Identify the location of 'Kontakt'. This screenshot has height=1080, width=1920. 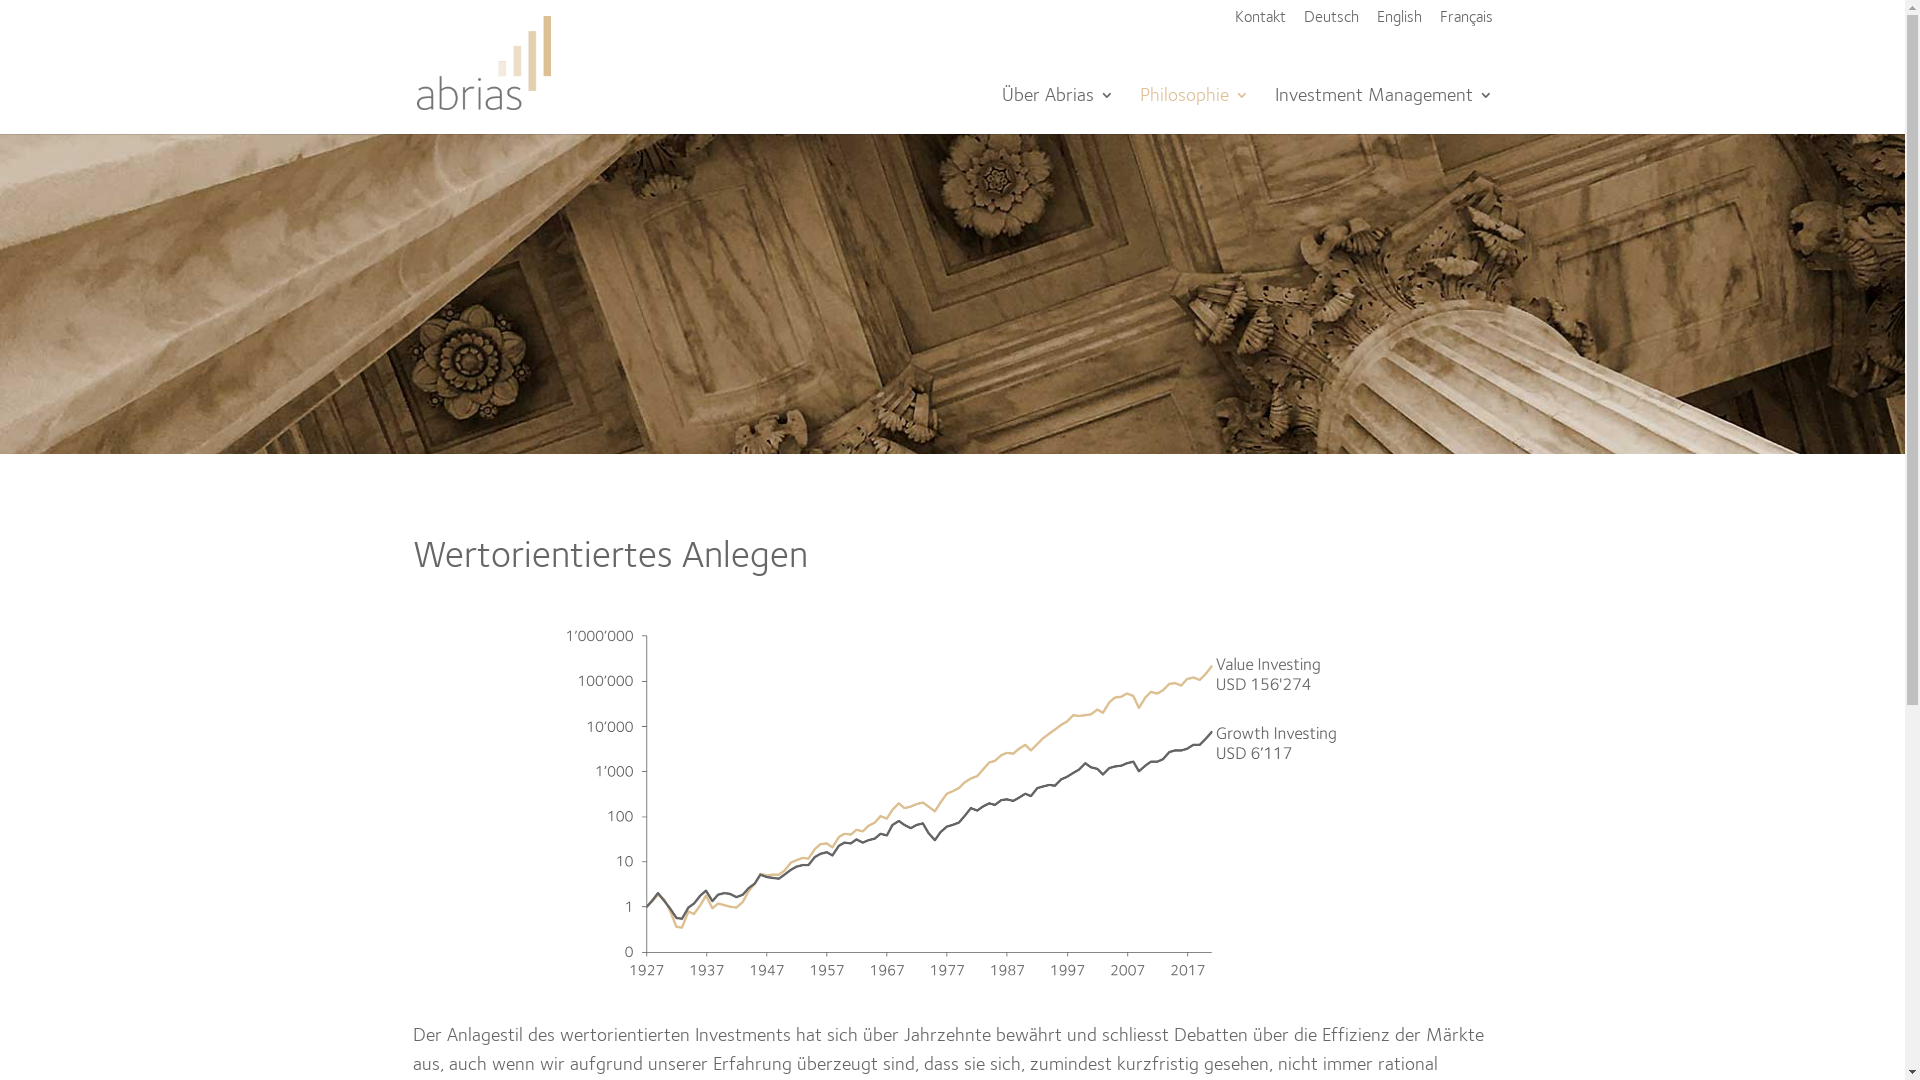
(1258, 24).